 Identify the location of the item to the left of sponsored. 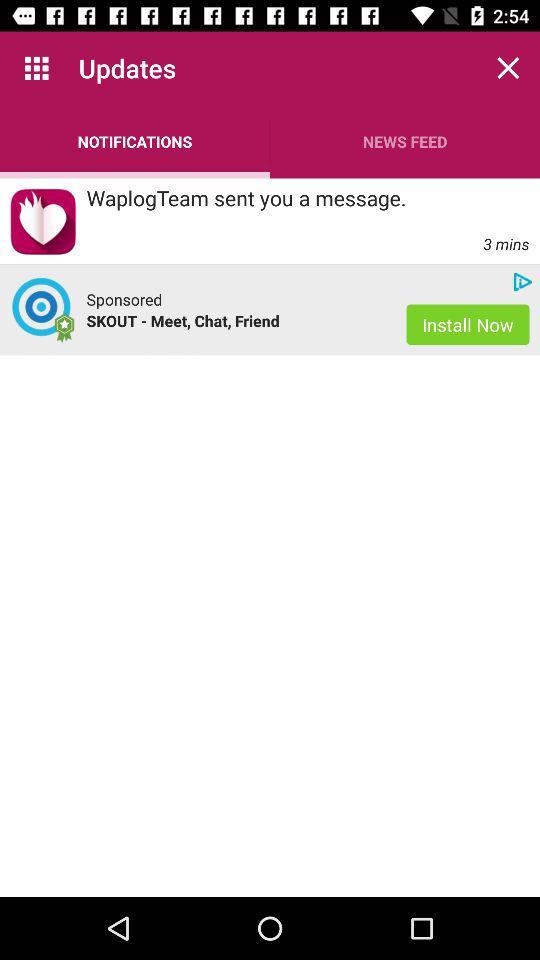
(43, 310).